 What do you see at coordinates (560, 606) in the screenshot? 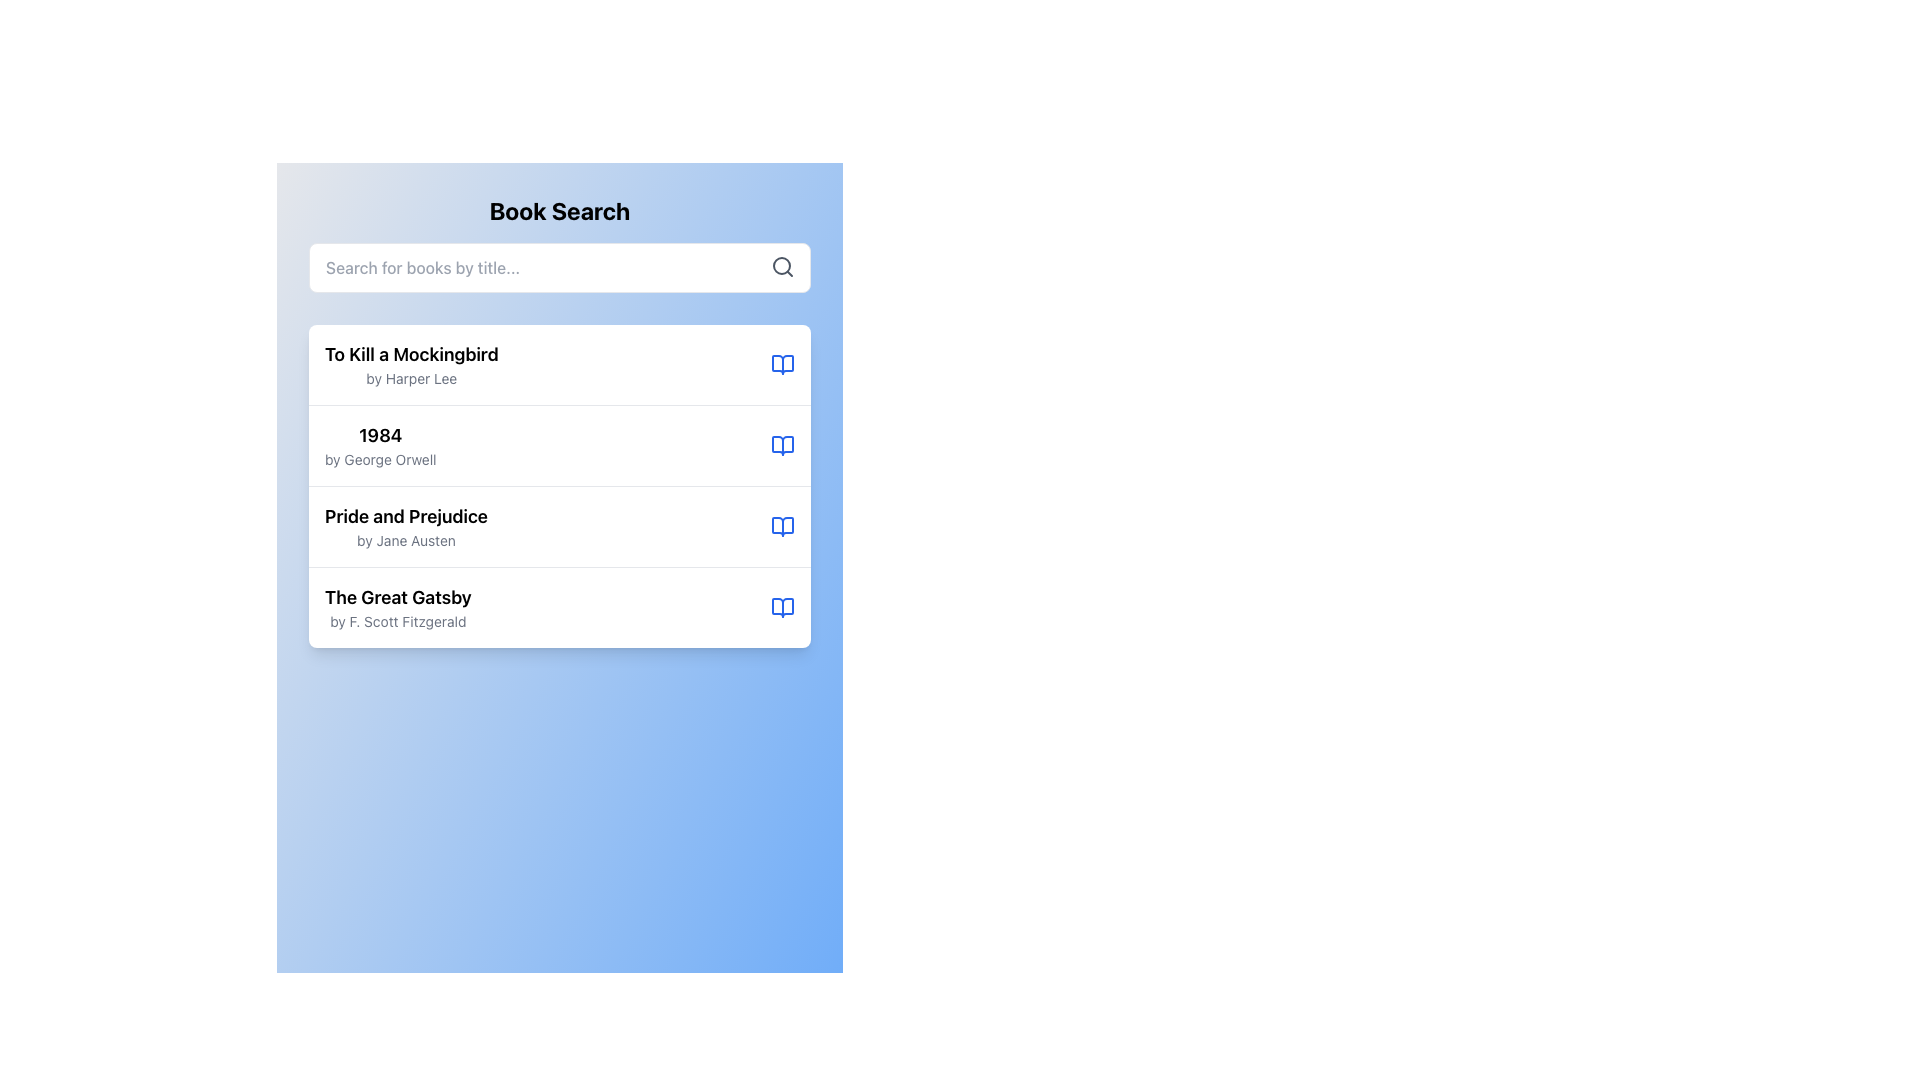
I see `the fourth list item titled 'The Great Gatsby'` at bounding box center [560, 606].